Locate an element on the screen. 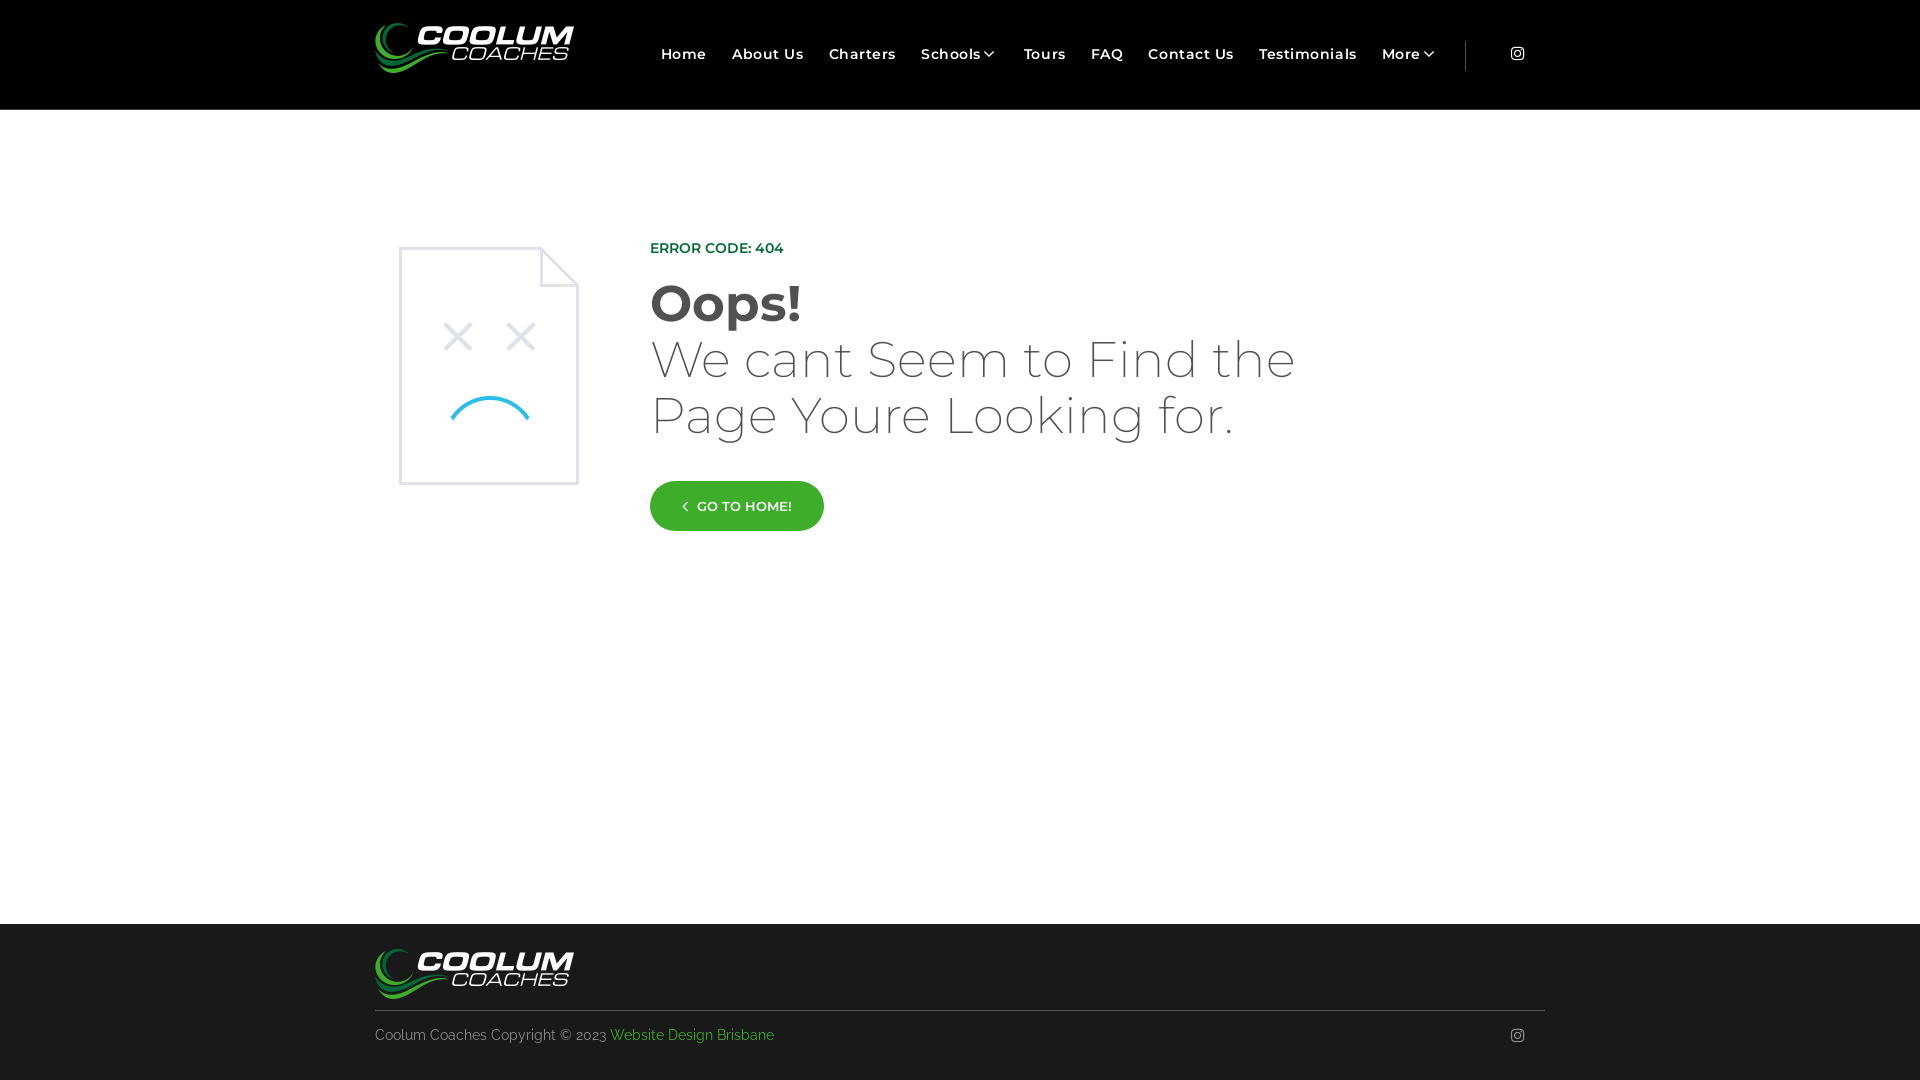  'Contact Us' is located at coordinates (1190, 53).